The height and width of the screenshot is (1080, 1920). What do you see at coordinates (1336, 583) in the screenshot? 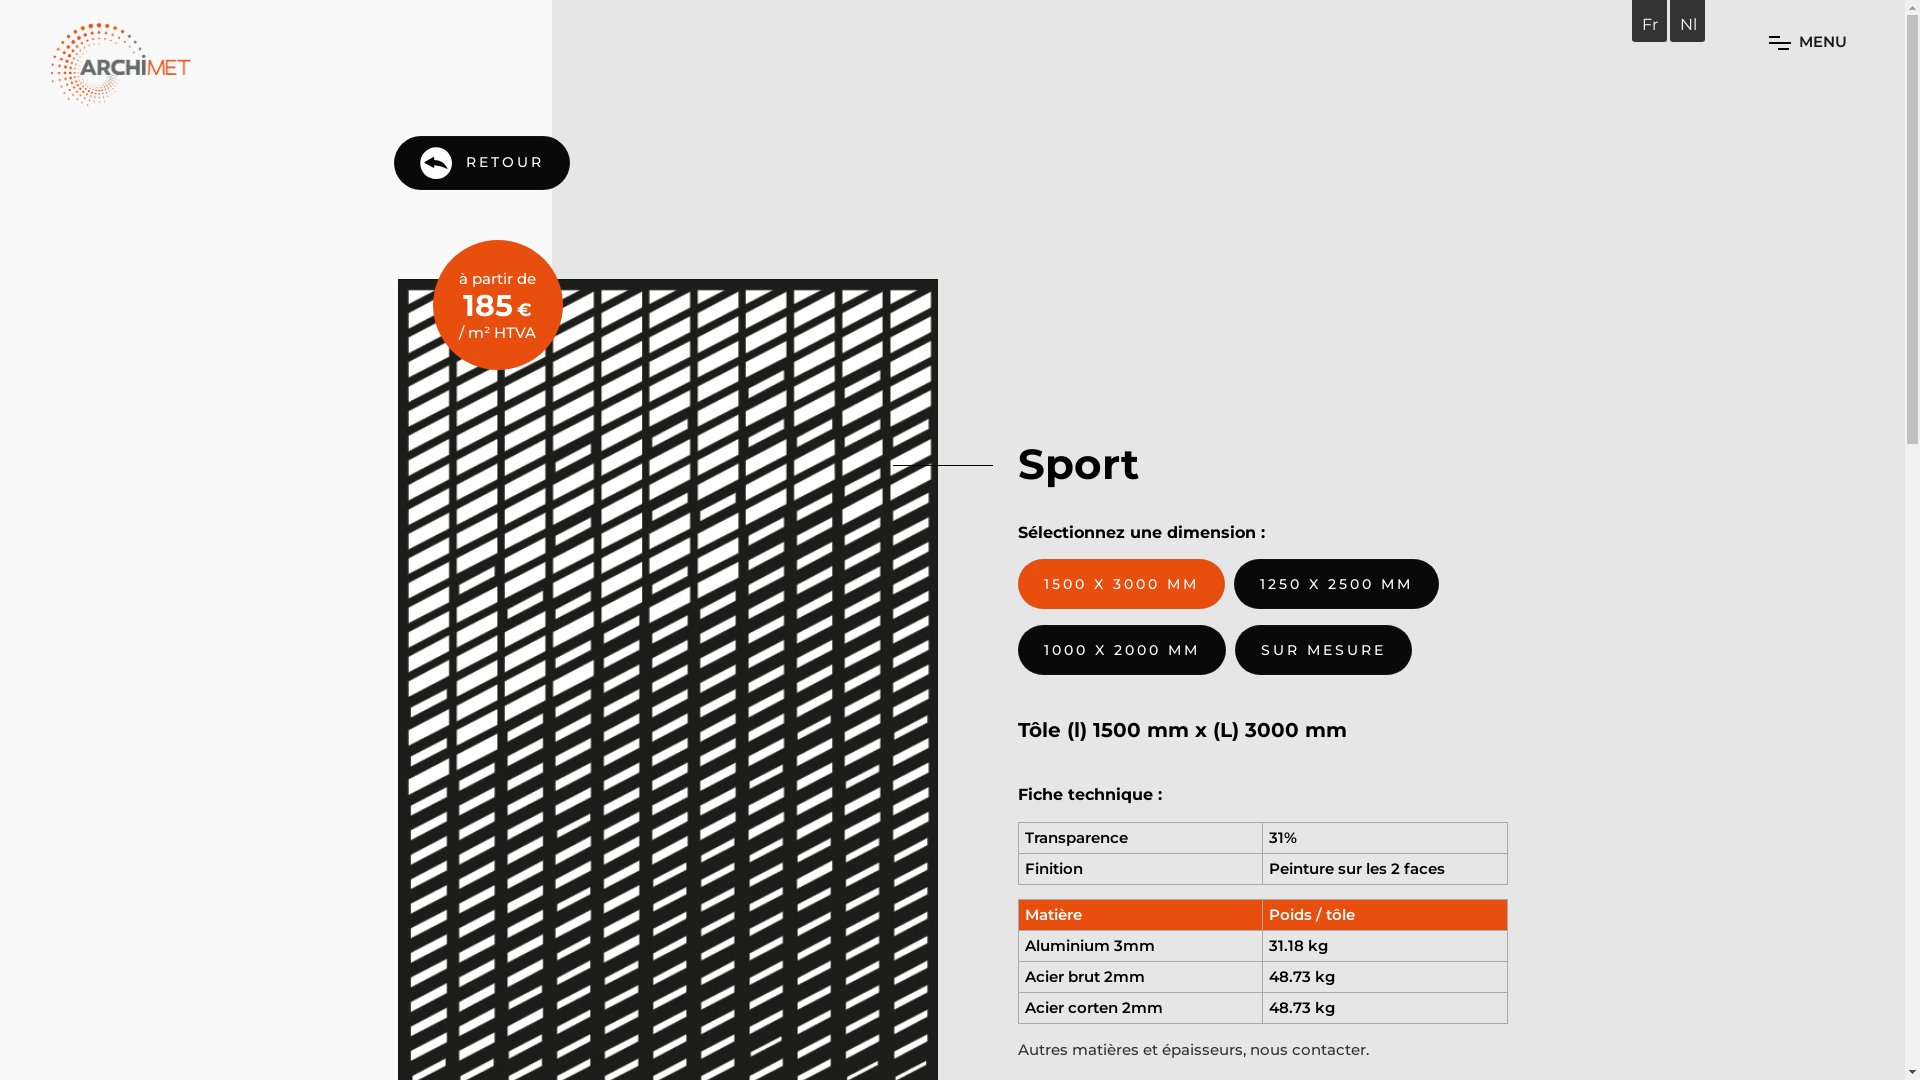
I see `'1250 X 2500 MM'` at bounding box center [1336, 583].